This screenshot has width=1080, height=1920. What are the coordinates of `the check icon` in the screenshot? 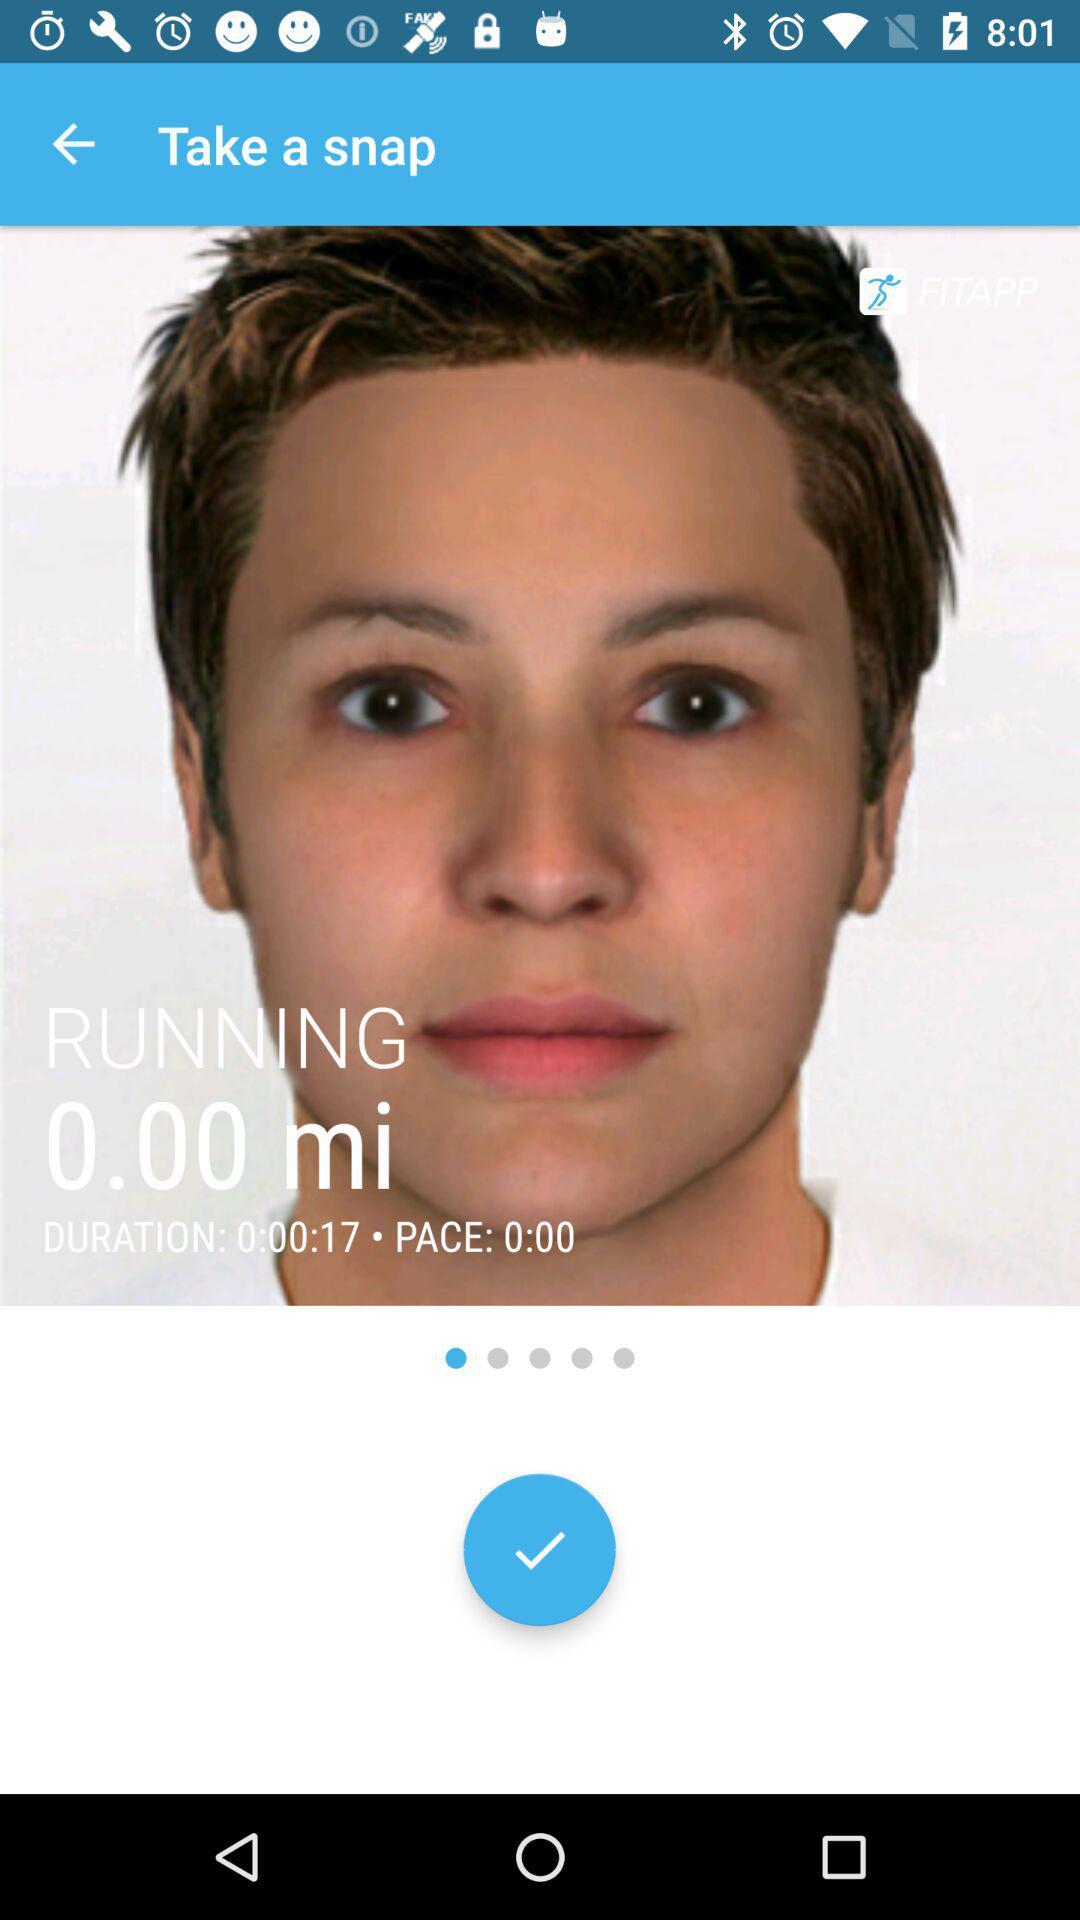 It's located at (538, 1548).